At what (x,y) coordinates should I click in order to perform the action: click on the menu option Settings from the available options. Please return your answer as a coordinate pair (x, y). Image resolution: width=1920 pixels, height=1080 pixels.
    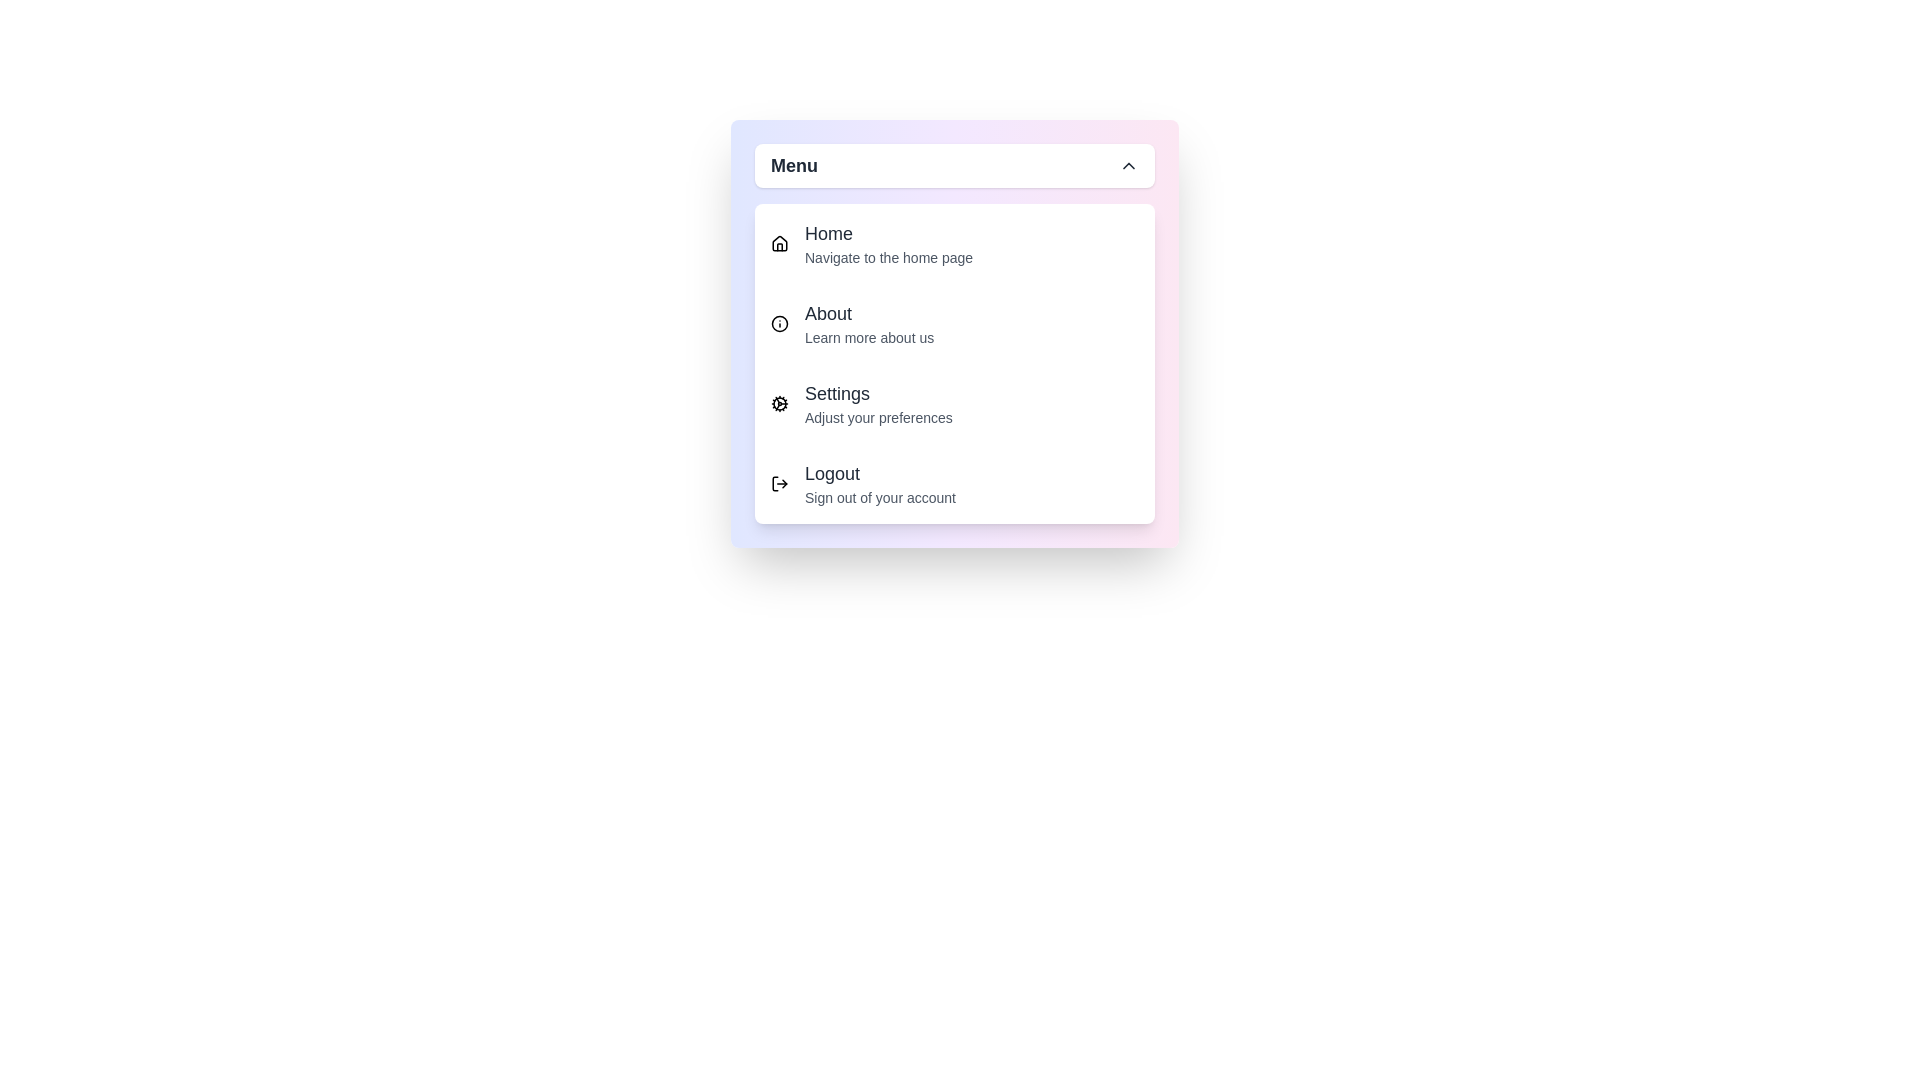
    Looking at the image, I should click on (954, 404).